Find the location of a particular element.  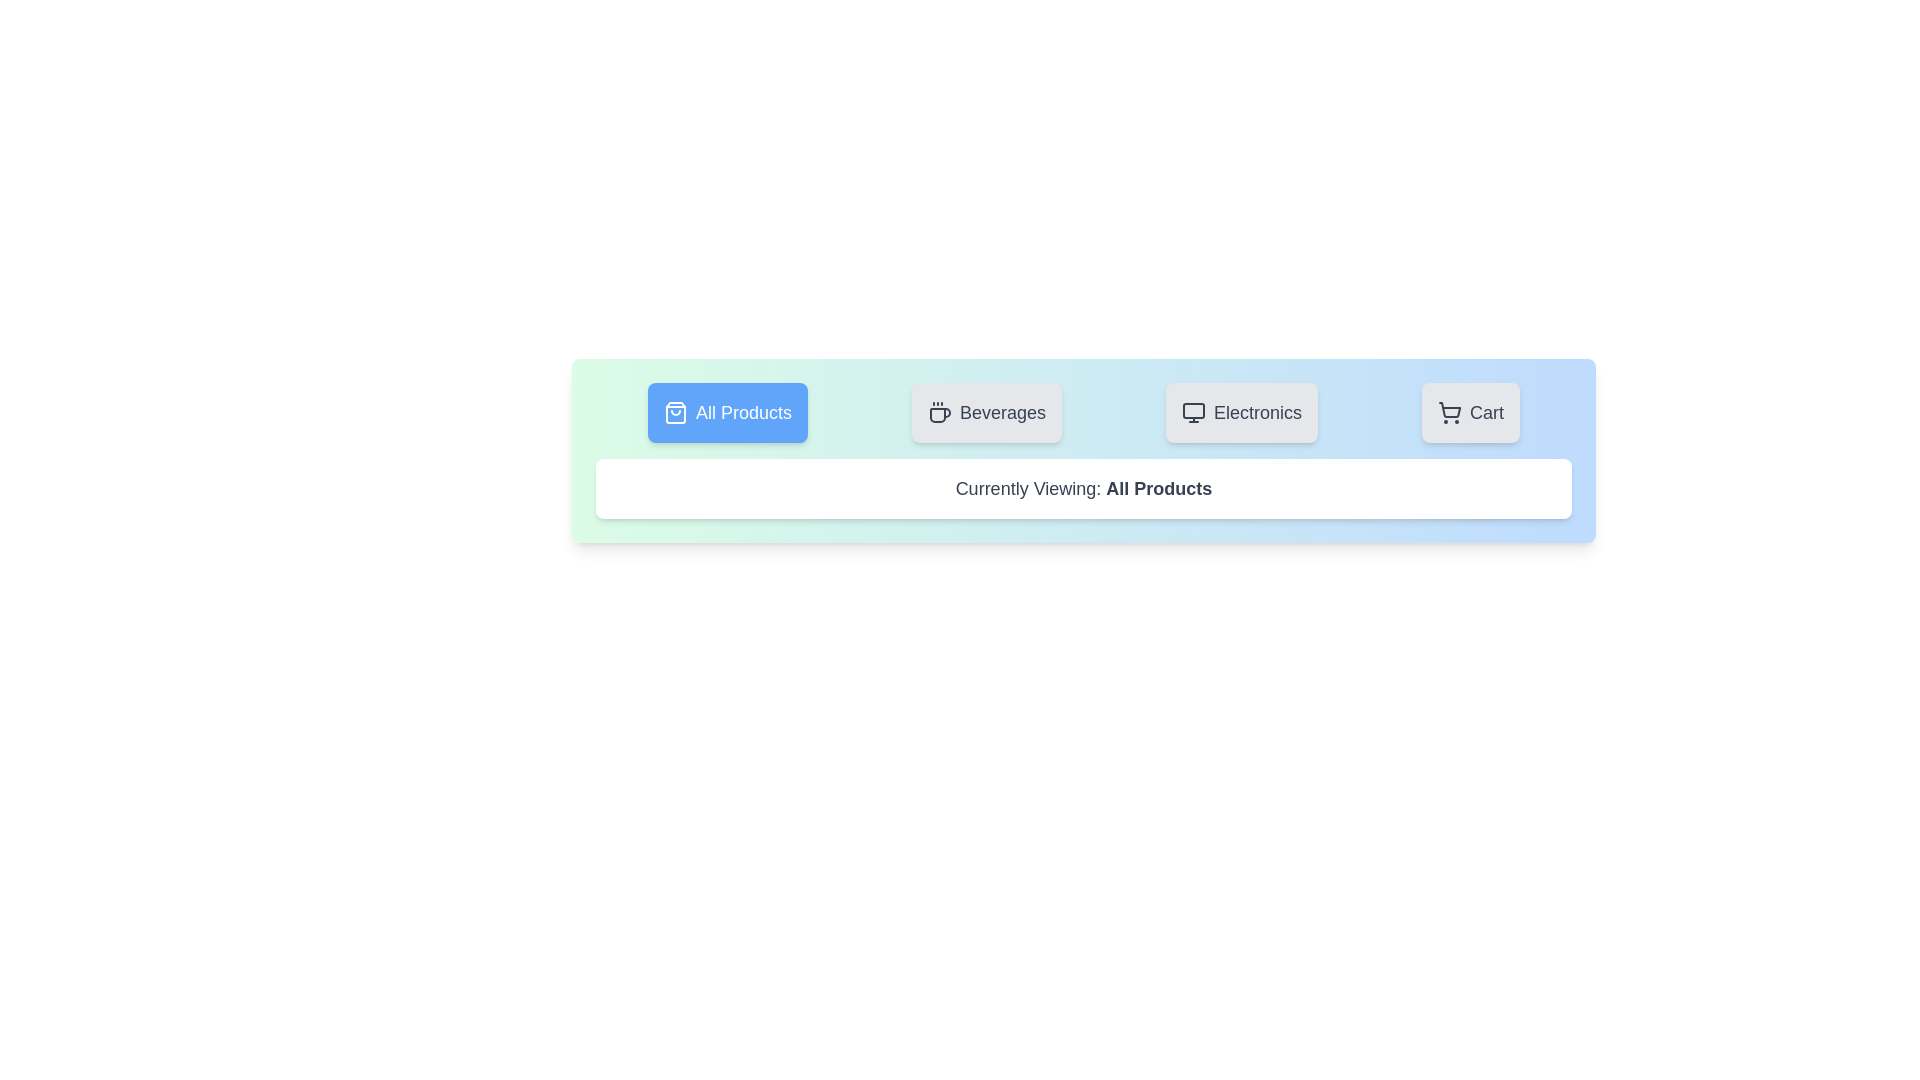

the tab labeled 'All Products' to observe its visual feedback is located at coordinates (727, 411).